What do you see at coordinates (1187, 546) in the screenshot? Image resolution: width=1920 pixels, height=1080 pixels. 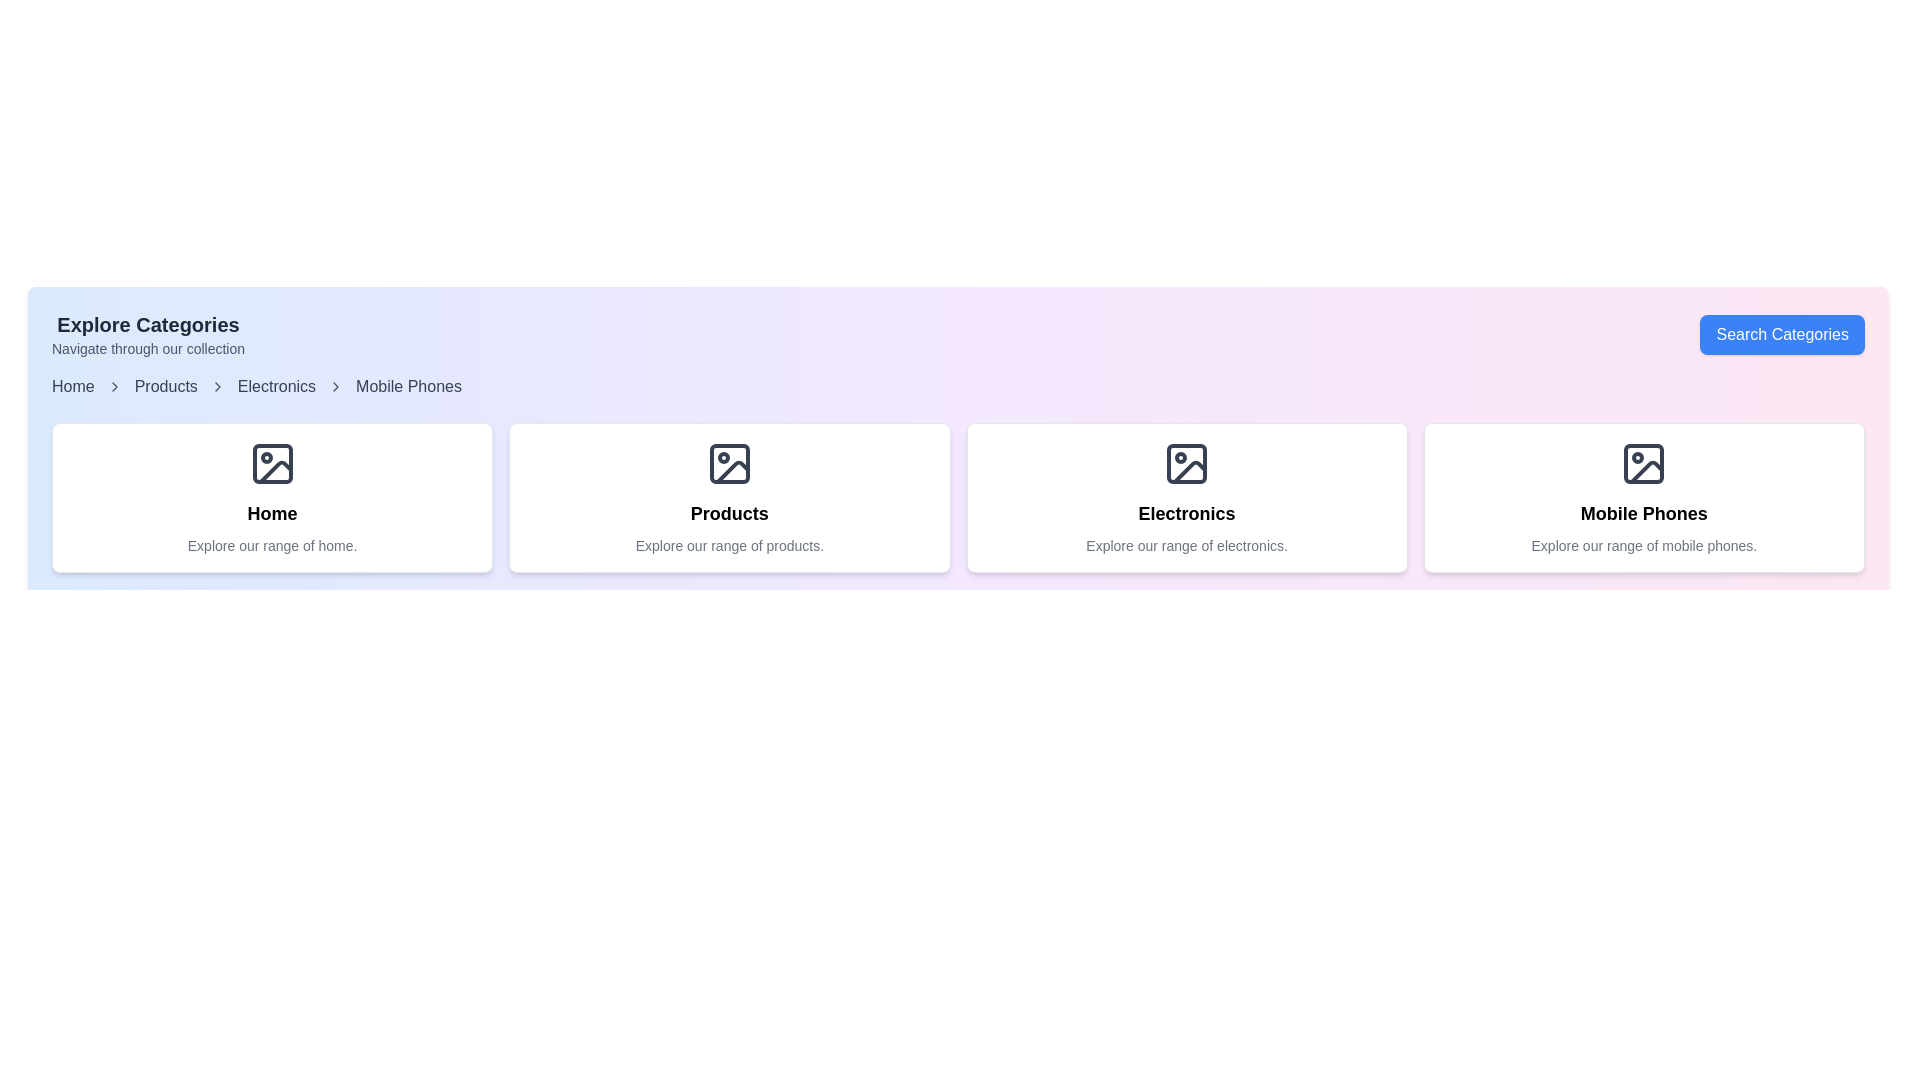 I see `descriptive text label providing information about the 'Electronics' category, located centrally at the bottom of the 'Electronics' box` at bounding box center [1187, 546].